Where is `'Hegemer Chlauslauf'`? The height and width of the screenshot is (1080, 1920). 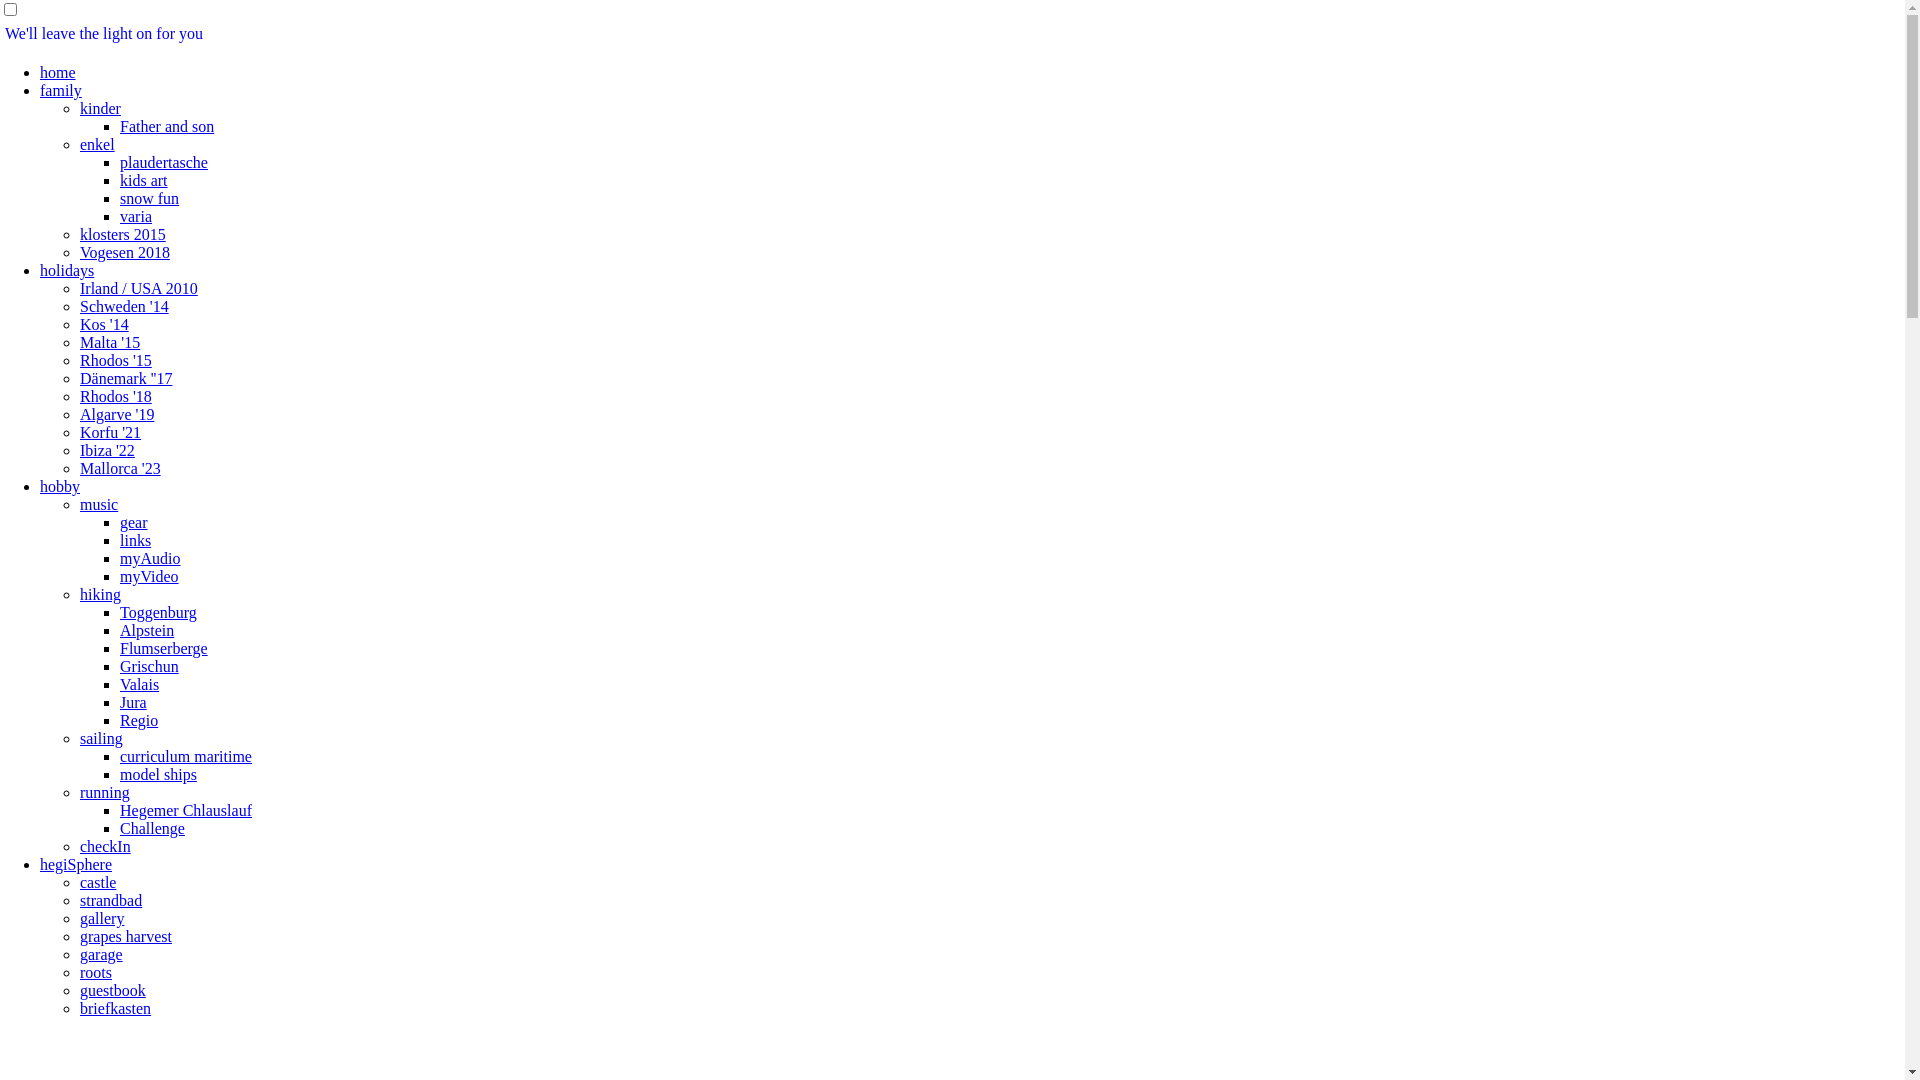
'Hegemer Chlauslauf' is located at coordinates (186, 810).